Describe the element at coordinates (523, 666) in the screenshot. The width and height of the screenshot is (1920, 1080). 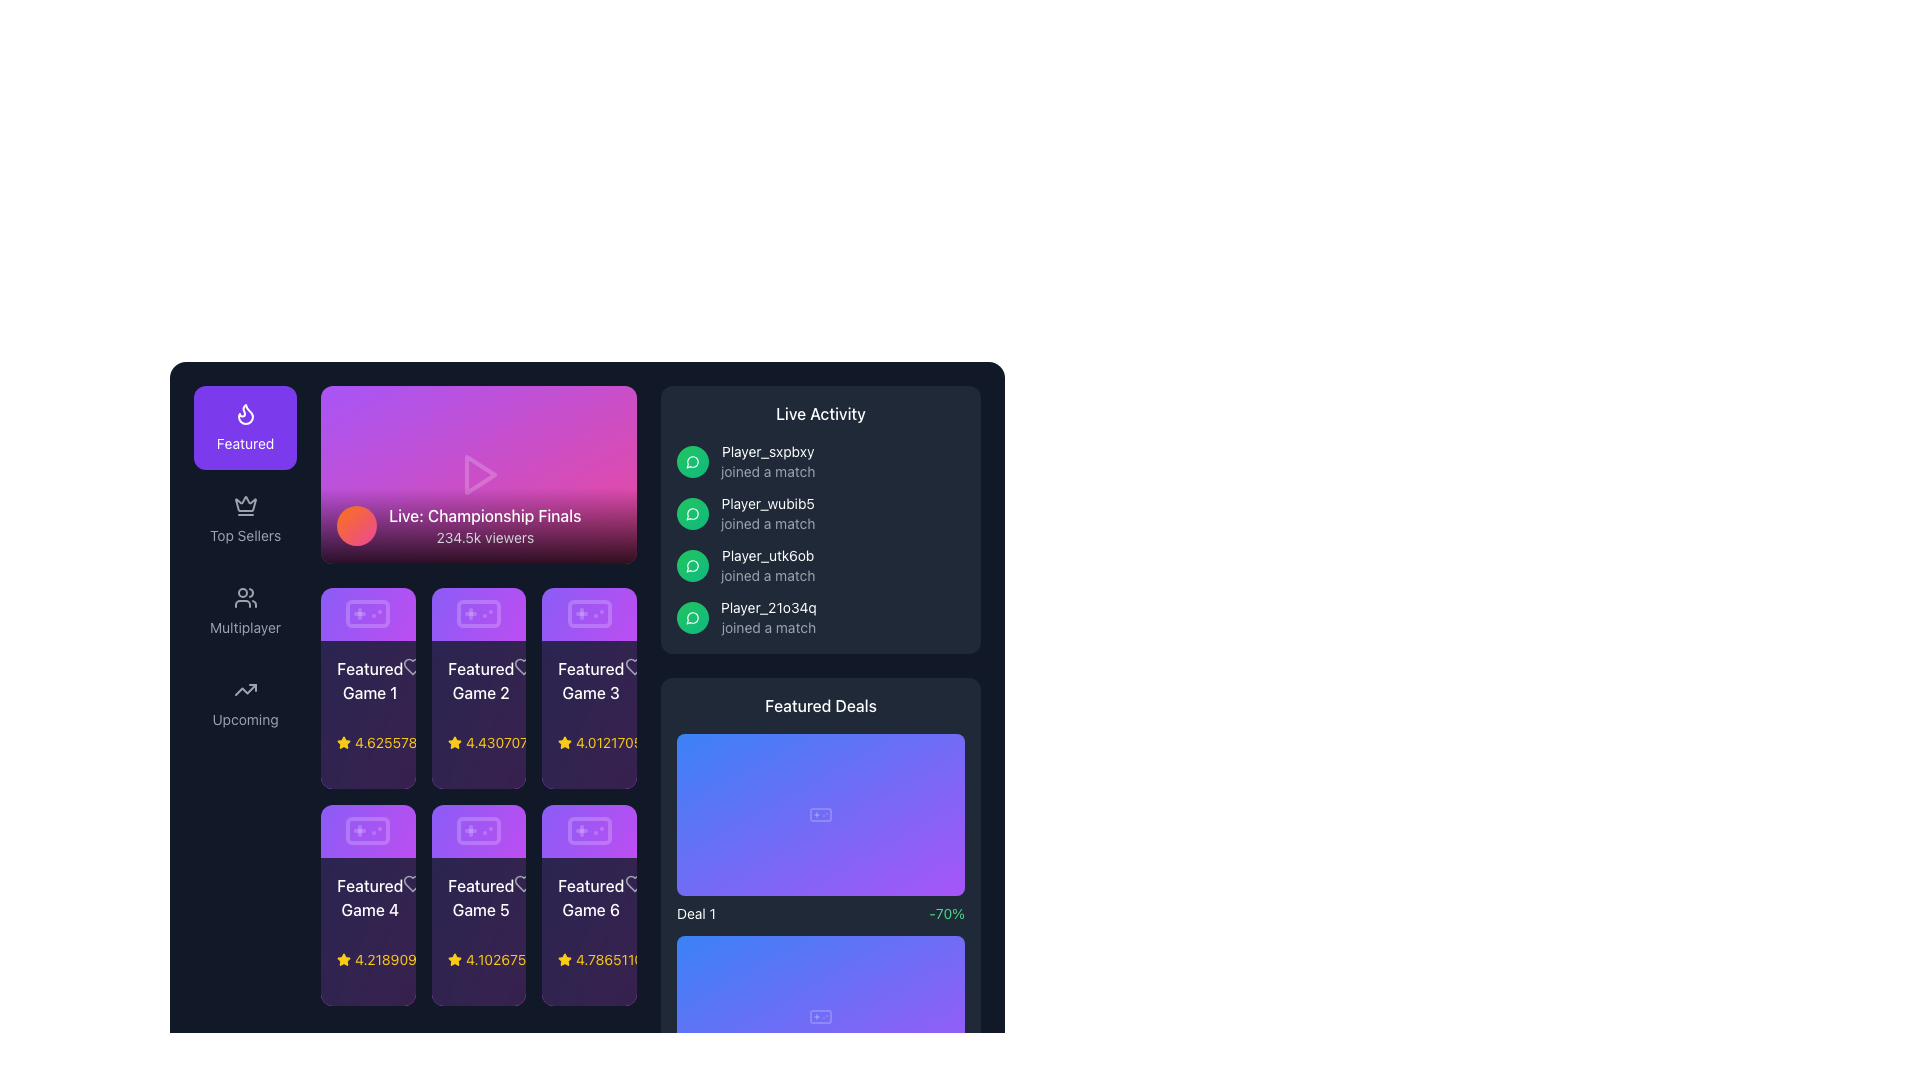
I see `the heart icon button located at the top-right corner of the 'Featured Game 2' card` at that location.